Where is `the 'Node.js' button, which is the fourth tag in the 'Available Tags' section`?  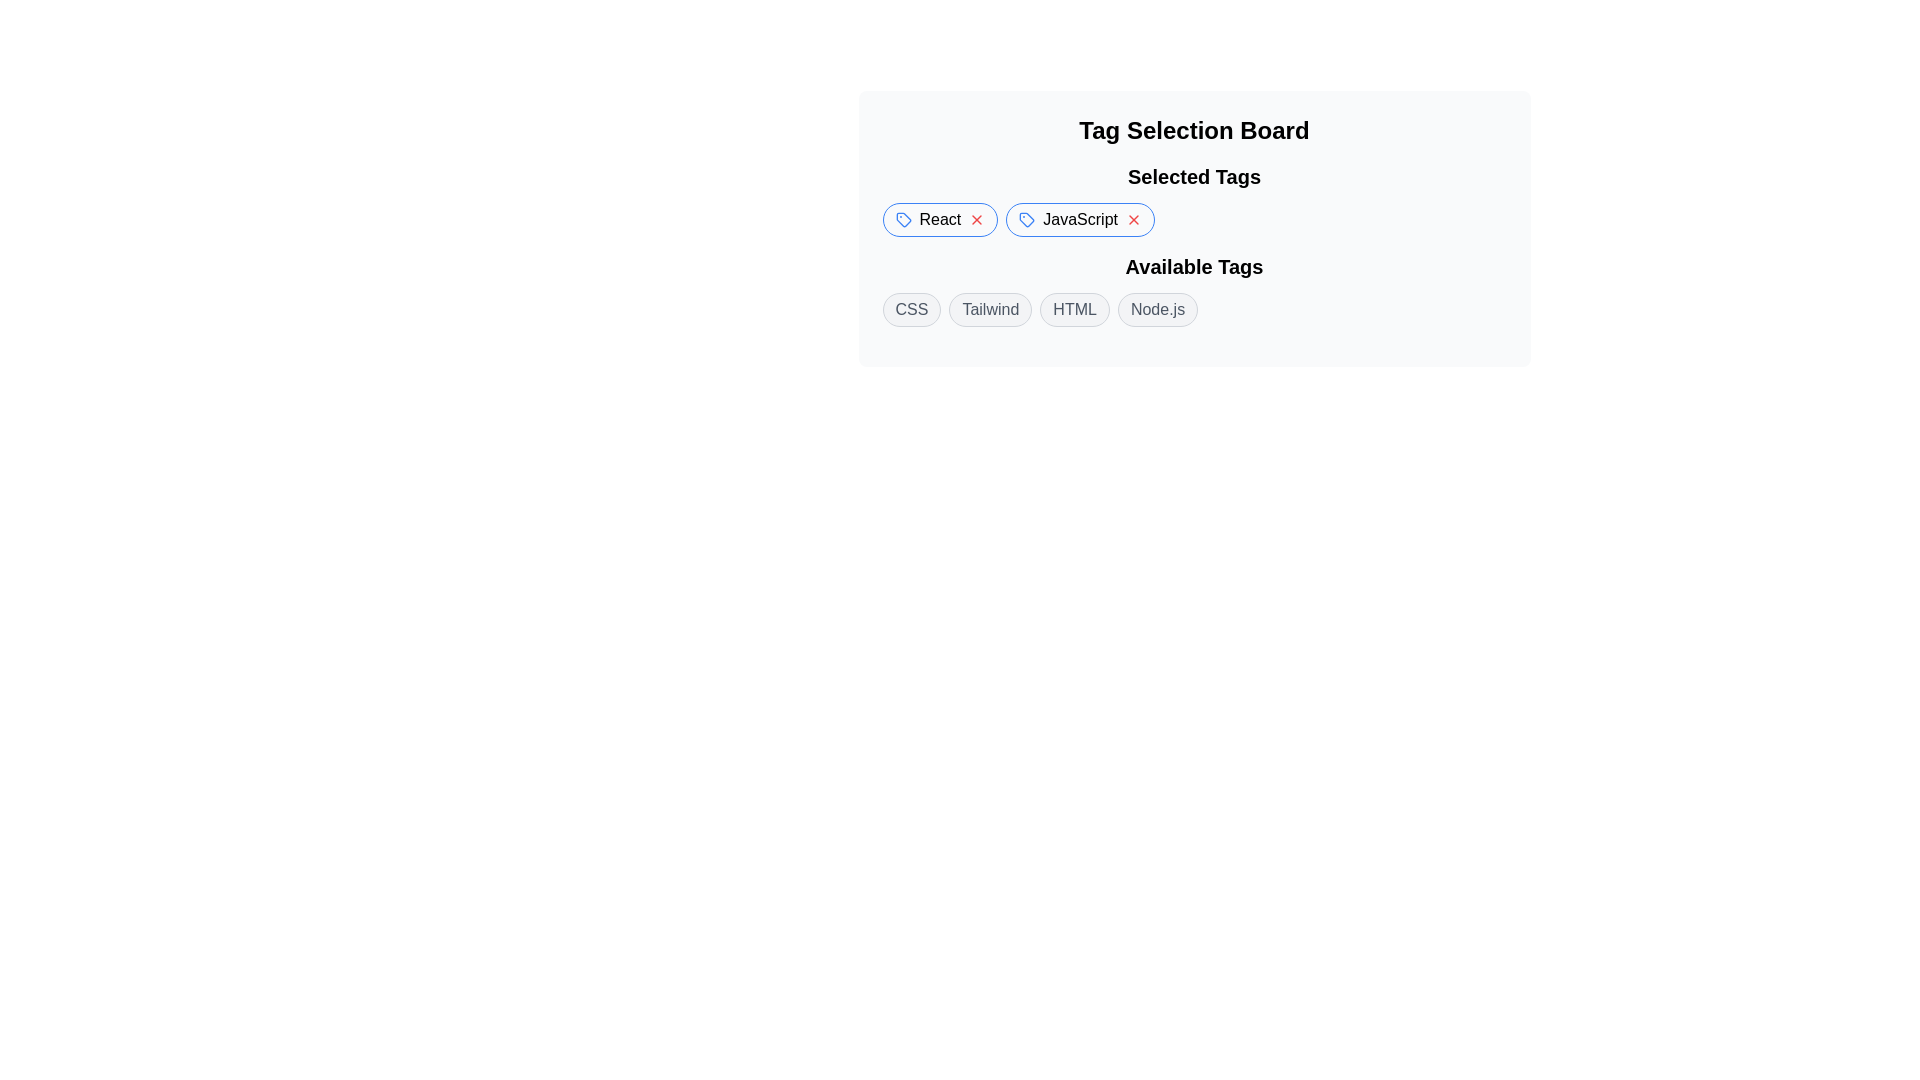
the 'Node.js' button, which is the fourth tag in the 'Available Tags' section is located at coordinates (1157, 309).